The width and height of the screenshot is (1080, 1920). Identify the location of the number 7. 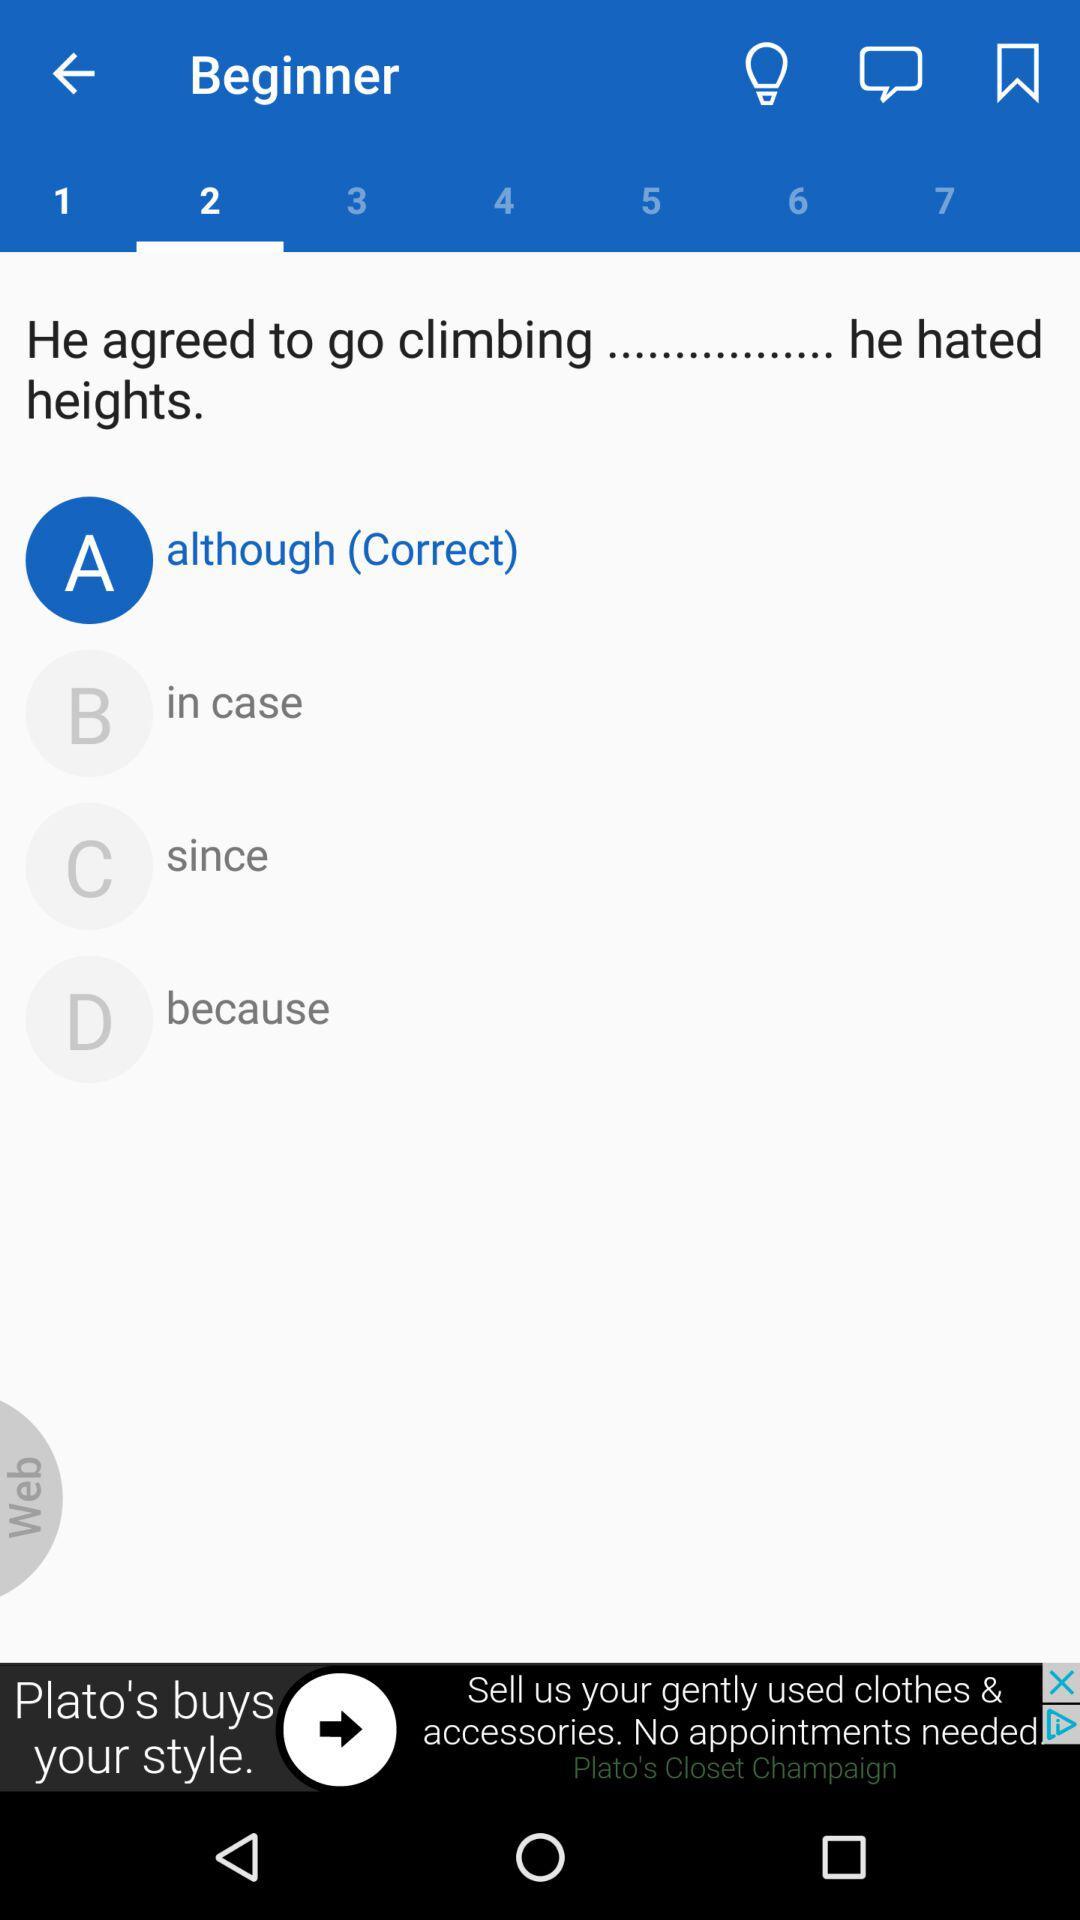
(945, 199).